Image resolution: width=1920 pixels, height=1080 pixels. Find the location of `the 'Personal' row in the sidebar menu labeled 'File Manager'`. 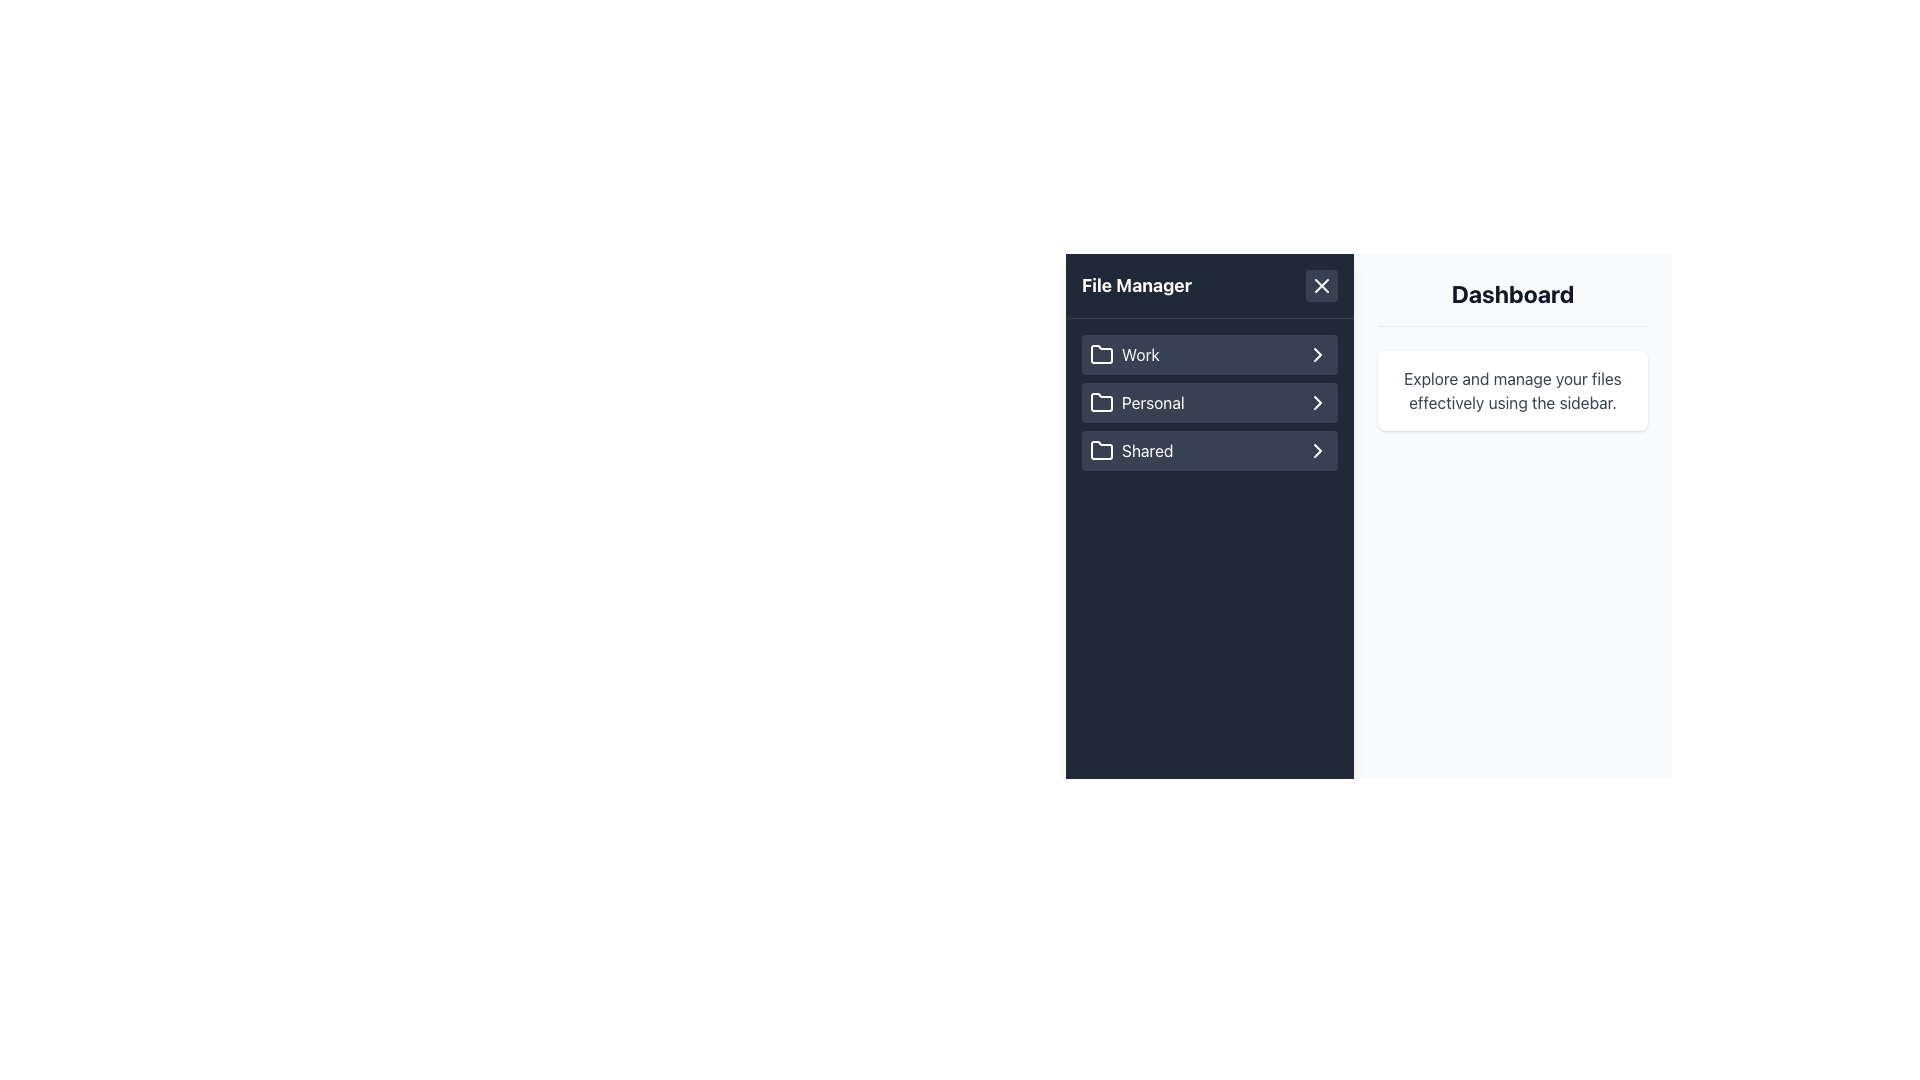

the 'Personal' row in the sidebar menu labeled 'File Manager' is located at coordinates (1208, 402).